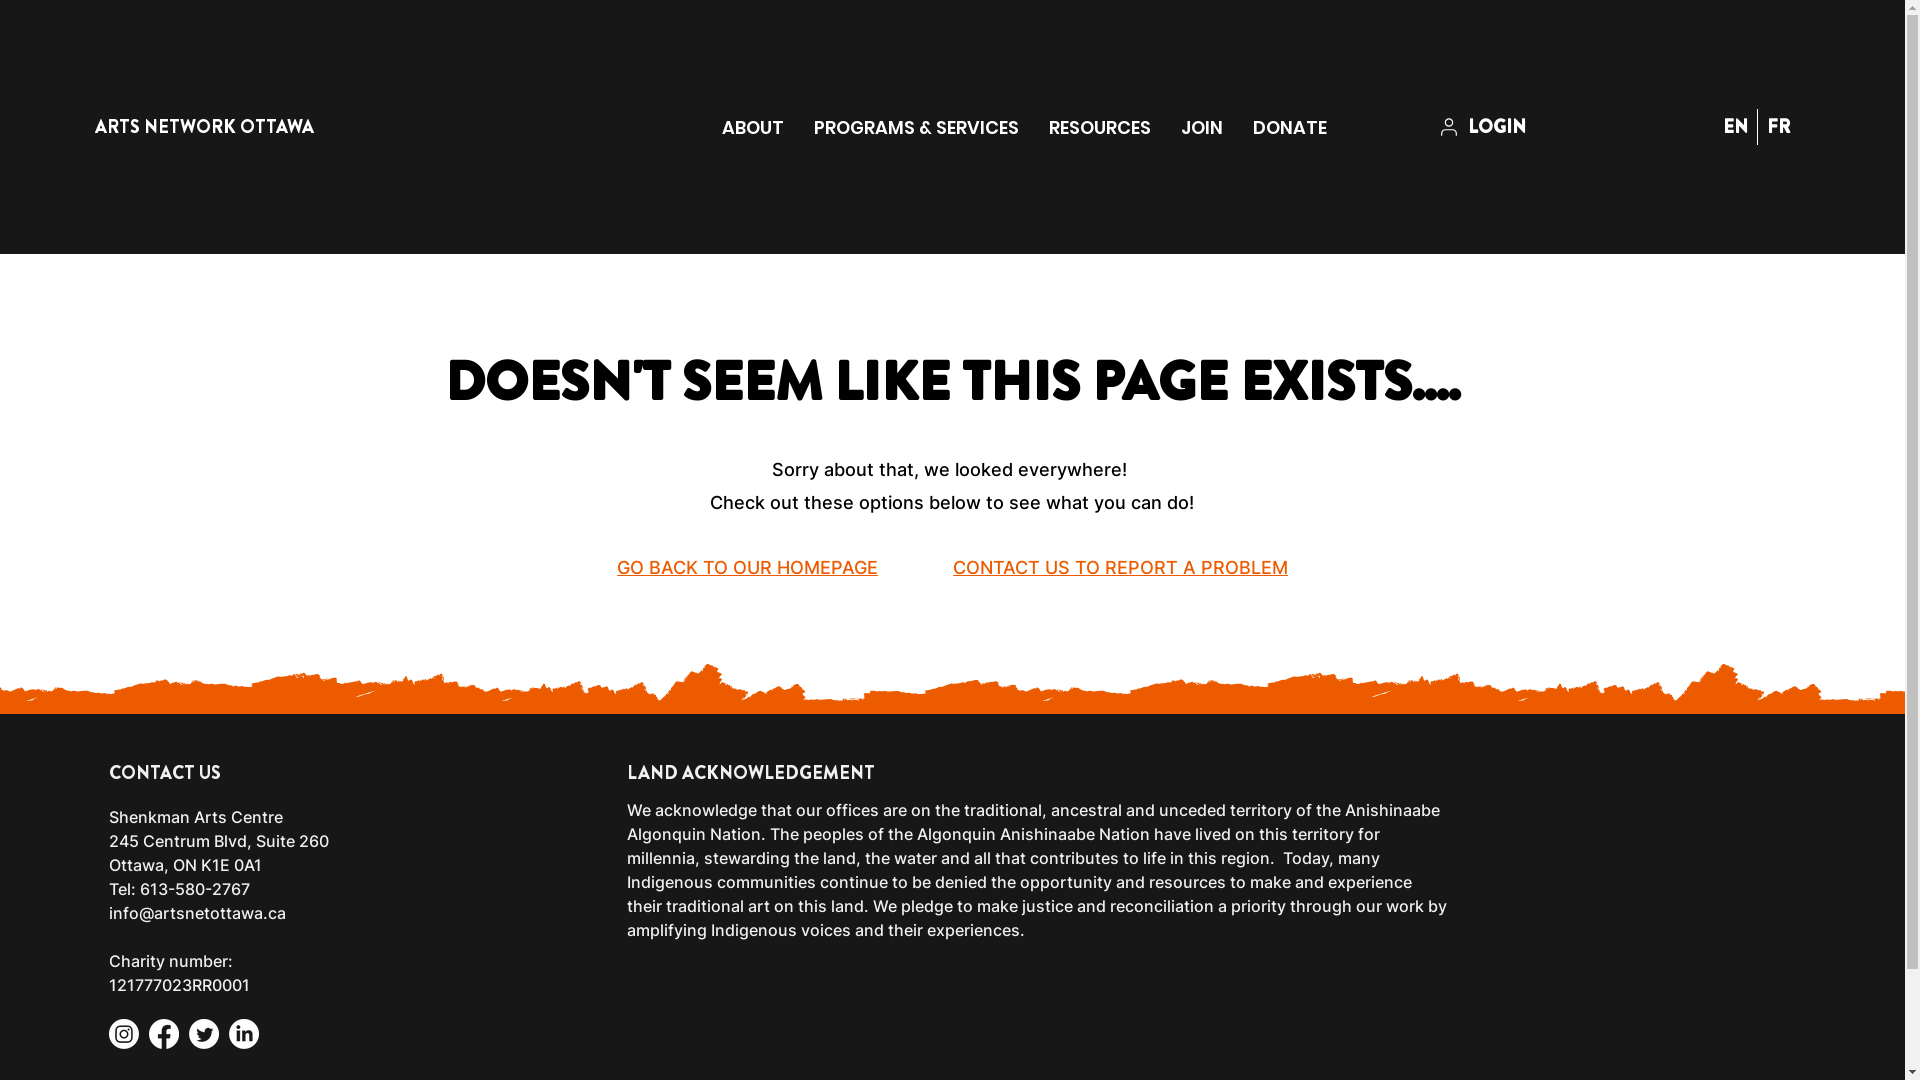  Describe the element at coordinates (1777, 127) in the screenshot. I see `'FR'` at that location.